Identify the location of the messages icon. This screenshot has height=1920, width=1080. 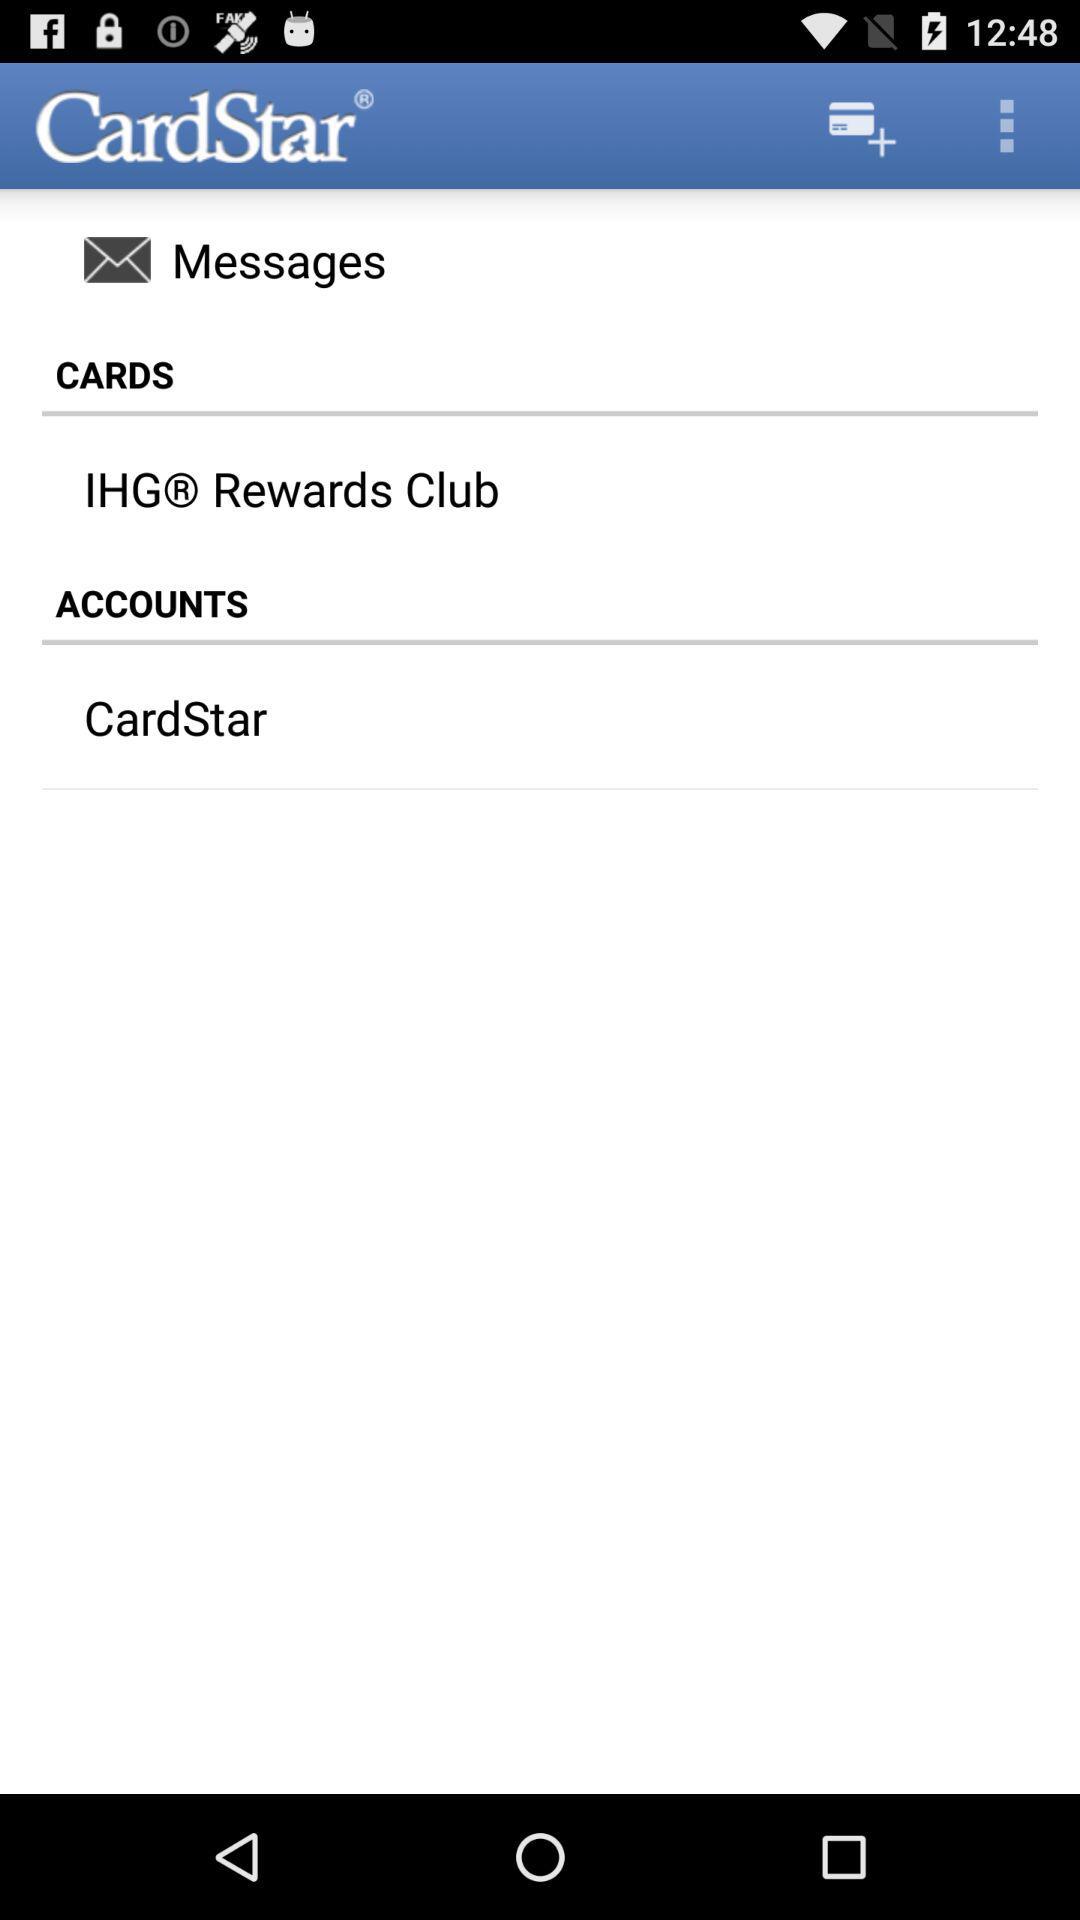
(540, 258).